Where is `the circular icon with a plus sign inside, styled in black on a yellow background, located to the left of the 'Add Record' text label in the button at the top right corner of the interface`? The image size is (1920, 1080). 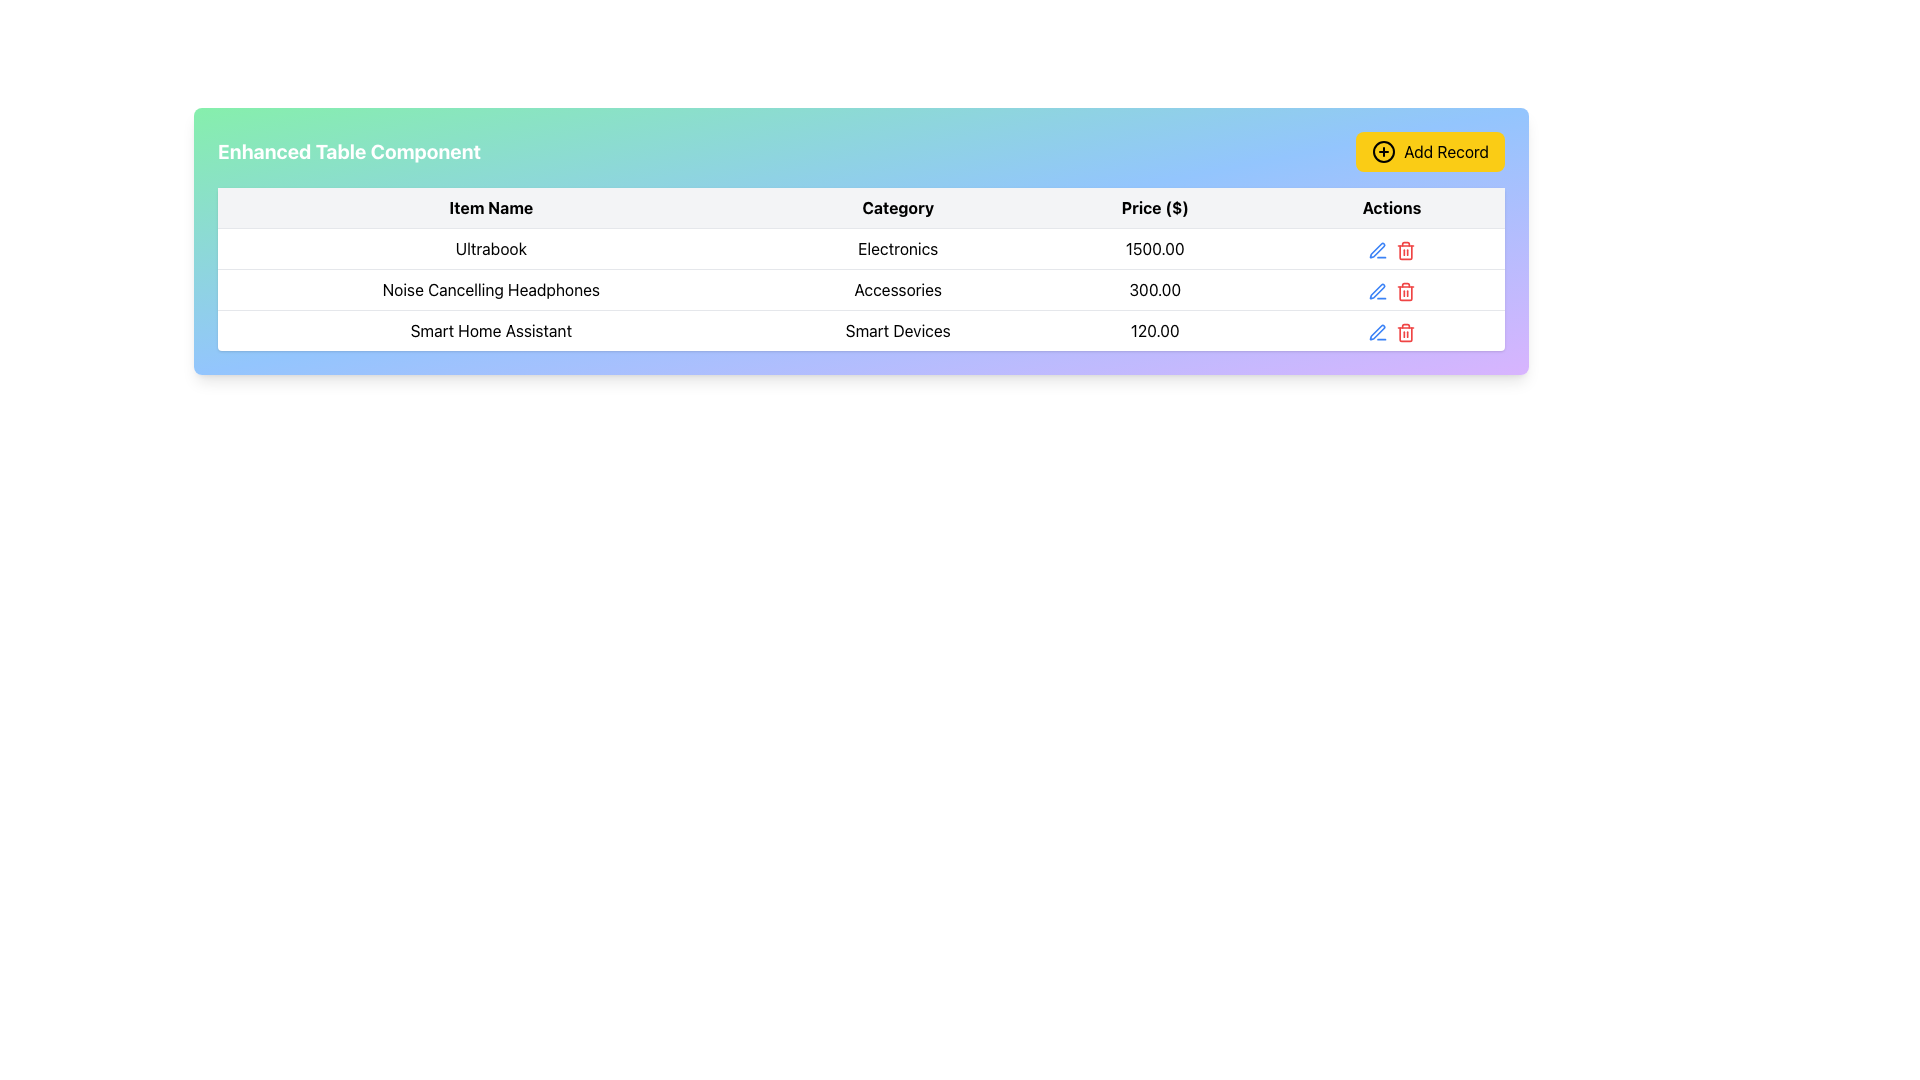 the circular icon with a plus sign inside, styled in black on a yellow background, located to the left of the 'Add Record' text label in the button at the top right corner of the interface is located at coordinates (1383, 150).